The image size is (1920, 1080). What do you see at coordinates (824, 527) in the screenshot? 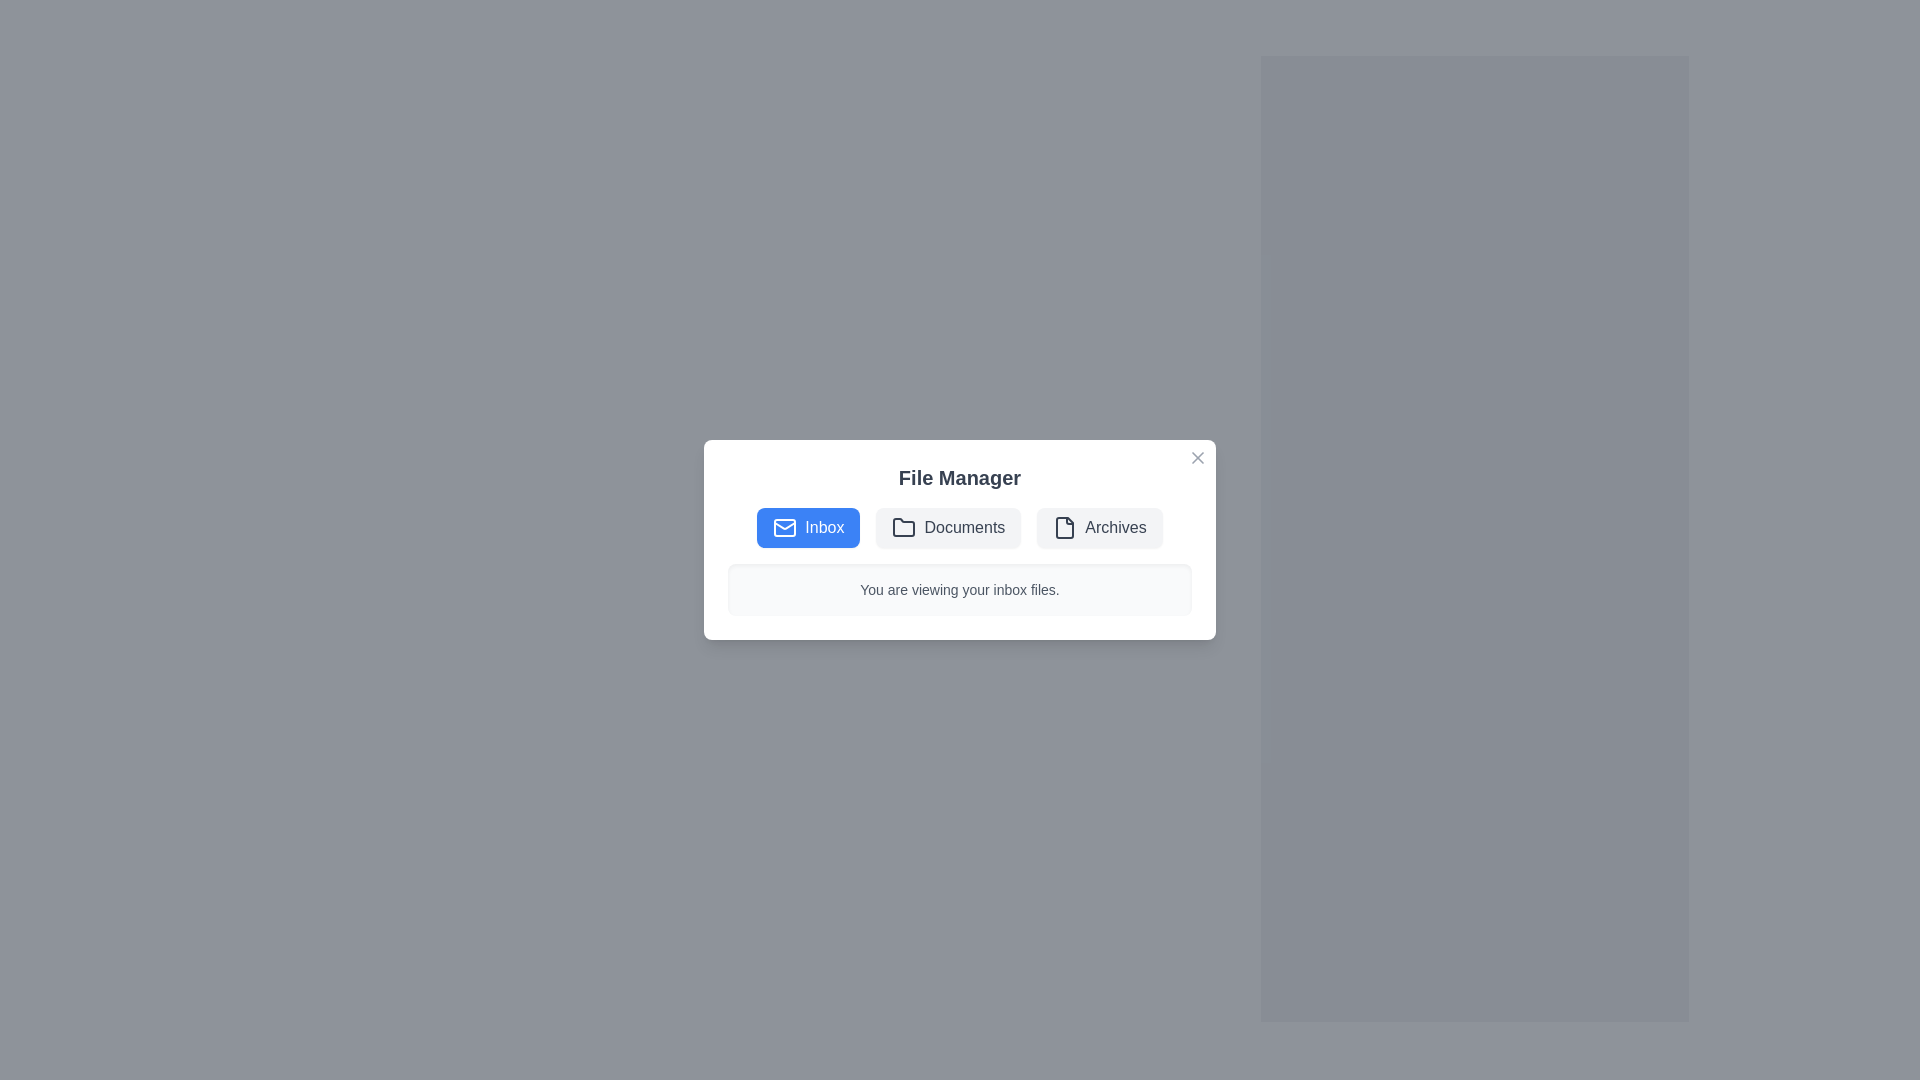
I see `the 'Inbox' text label within the button` at bounding box center [824, 527].